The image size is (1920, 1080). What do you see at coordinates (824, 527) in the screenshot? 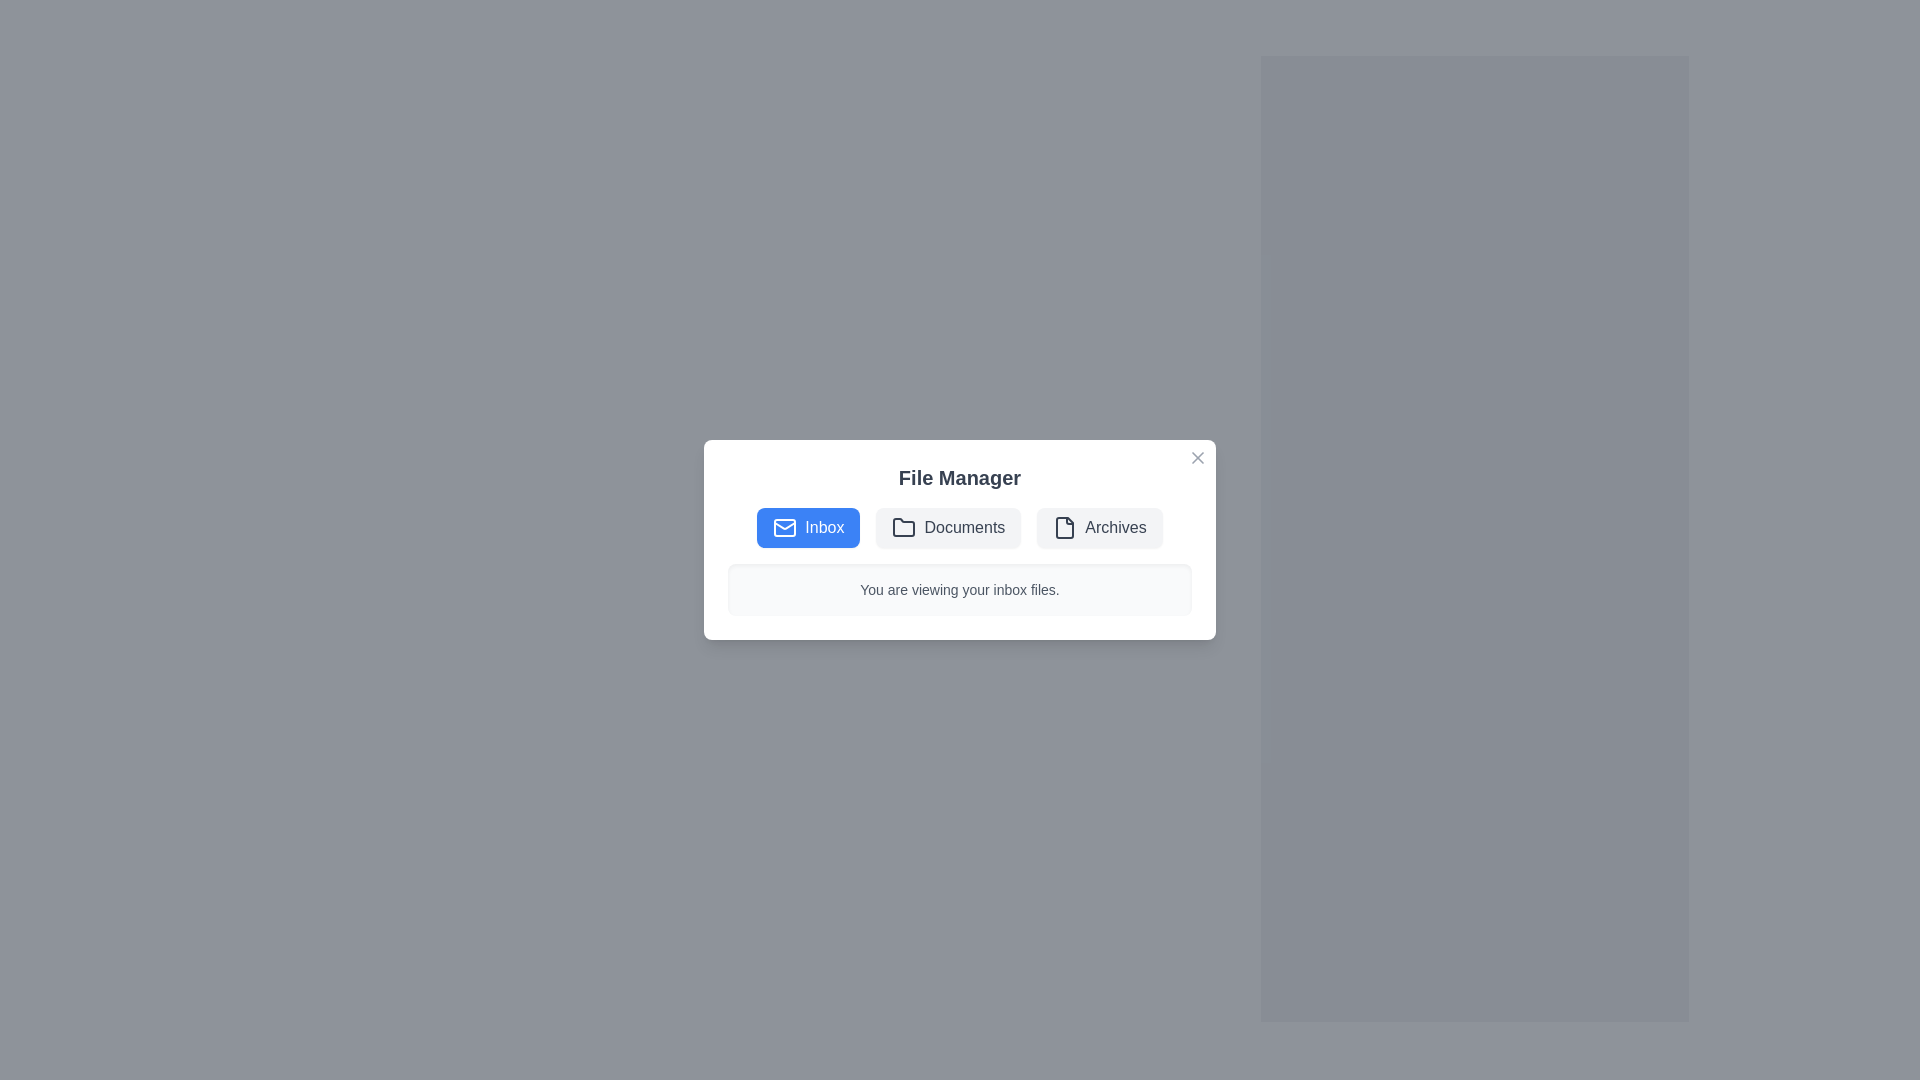
I see `the 'Inbox' text label within the button` at bounding box center [824, 527].